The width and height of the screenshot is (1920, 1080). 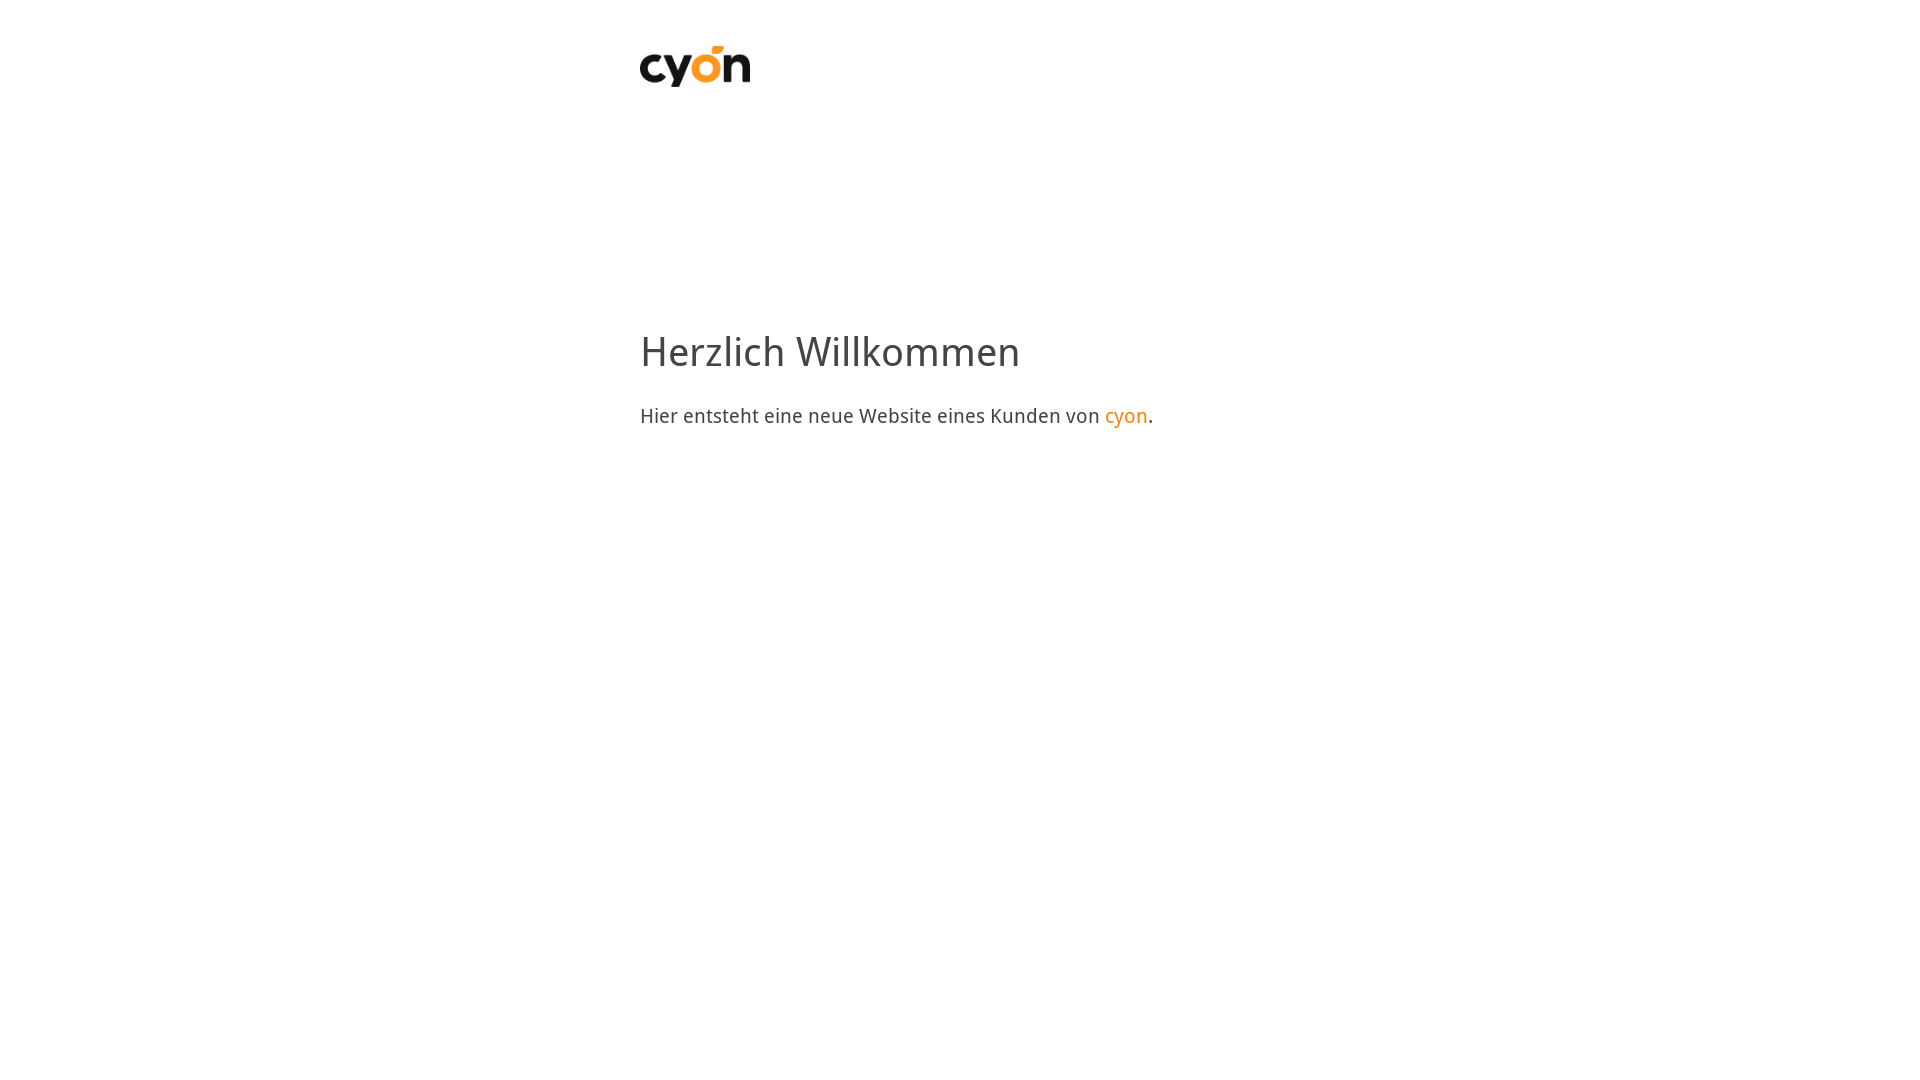 I want to click on 'cyon', so click(x=1103, y=415).